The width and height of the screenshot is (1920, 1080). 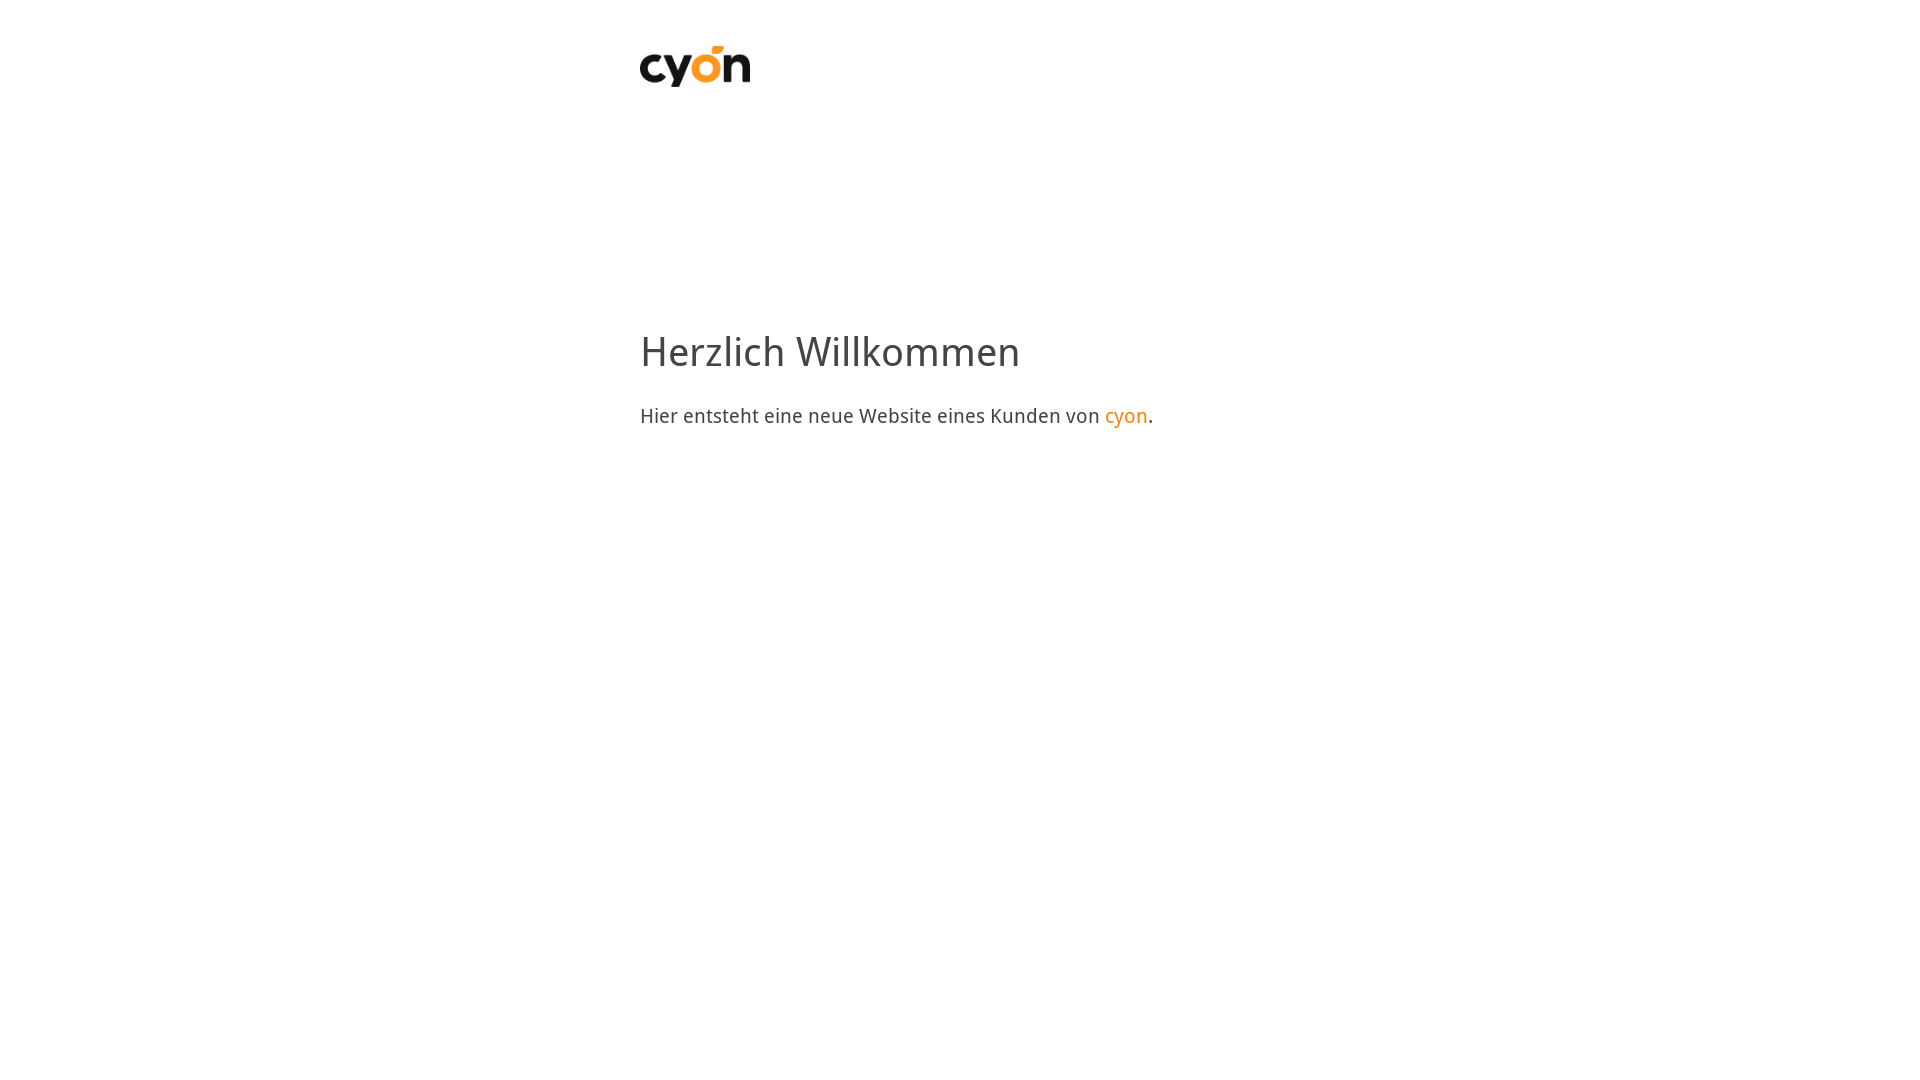 I want to click on 'cyon', so click(x=1103, y=415).